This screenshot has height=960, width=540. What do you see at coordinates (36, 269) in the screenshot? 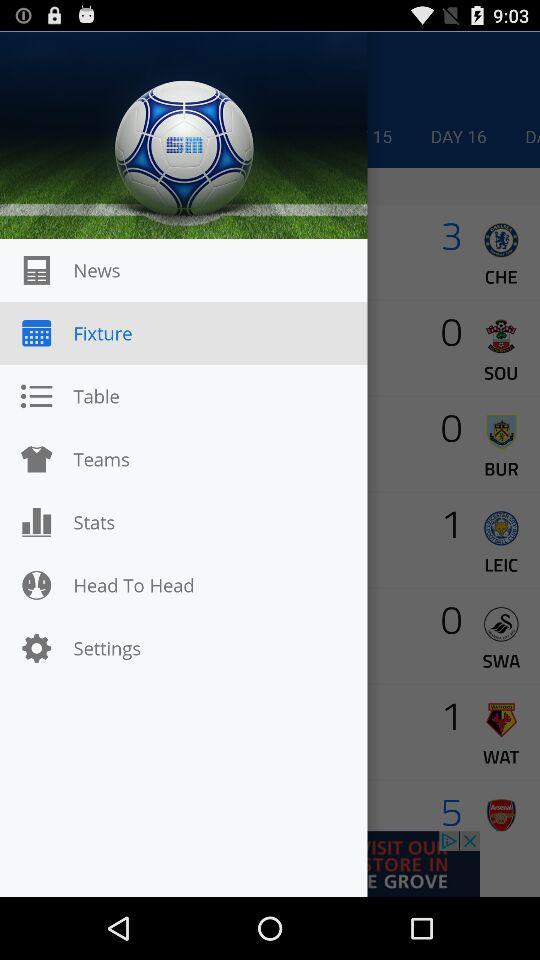
I see `the icon which is before news on page` at bounding box center [36, 269].